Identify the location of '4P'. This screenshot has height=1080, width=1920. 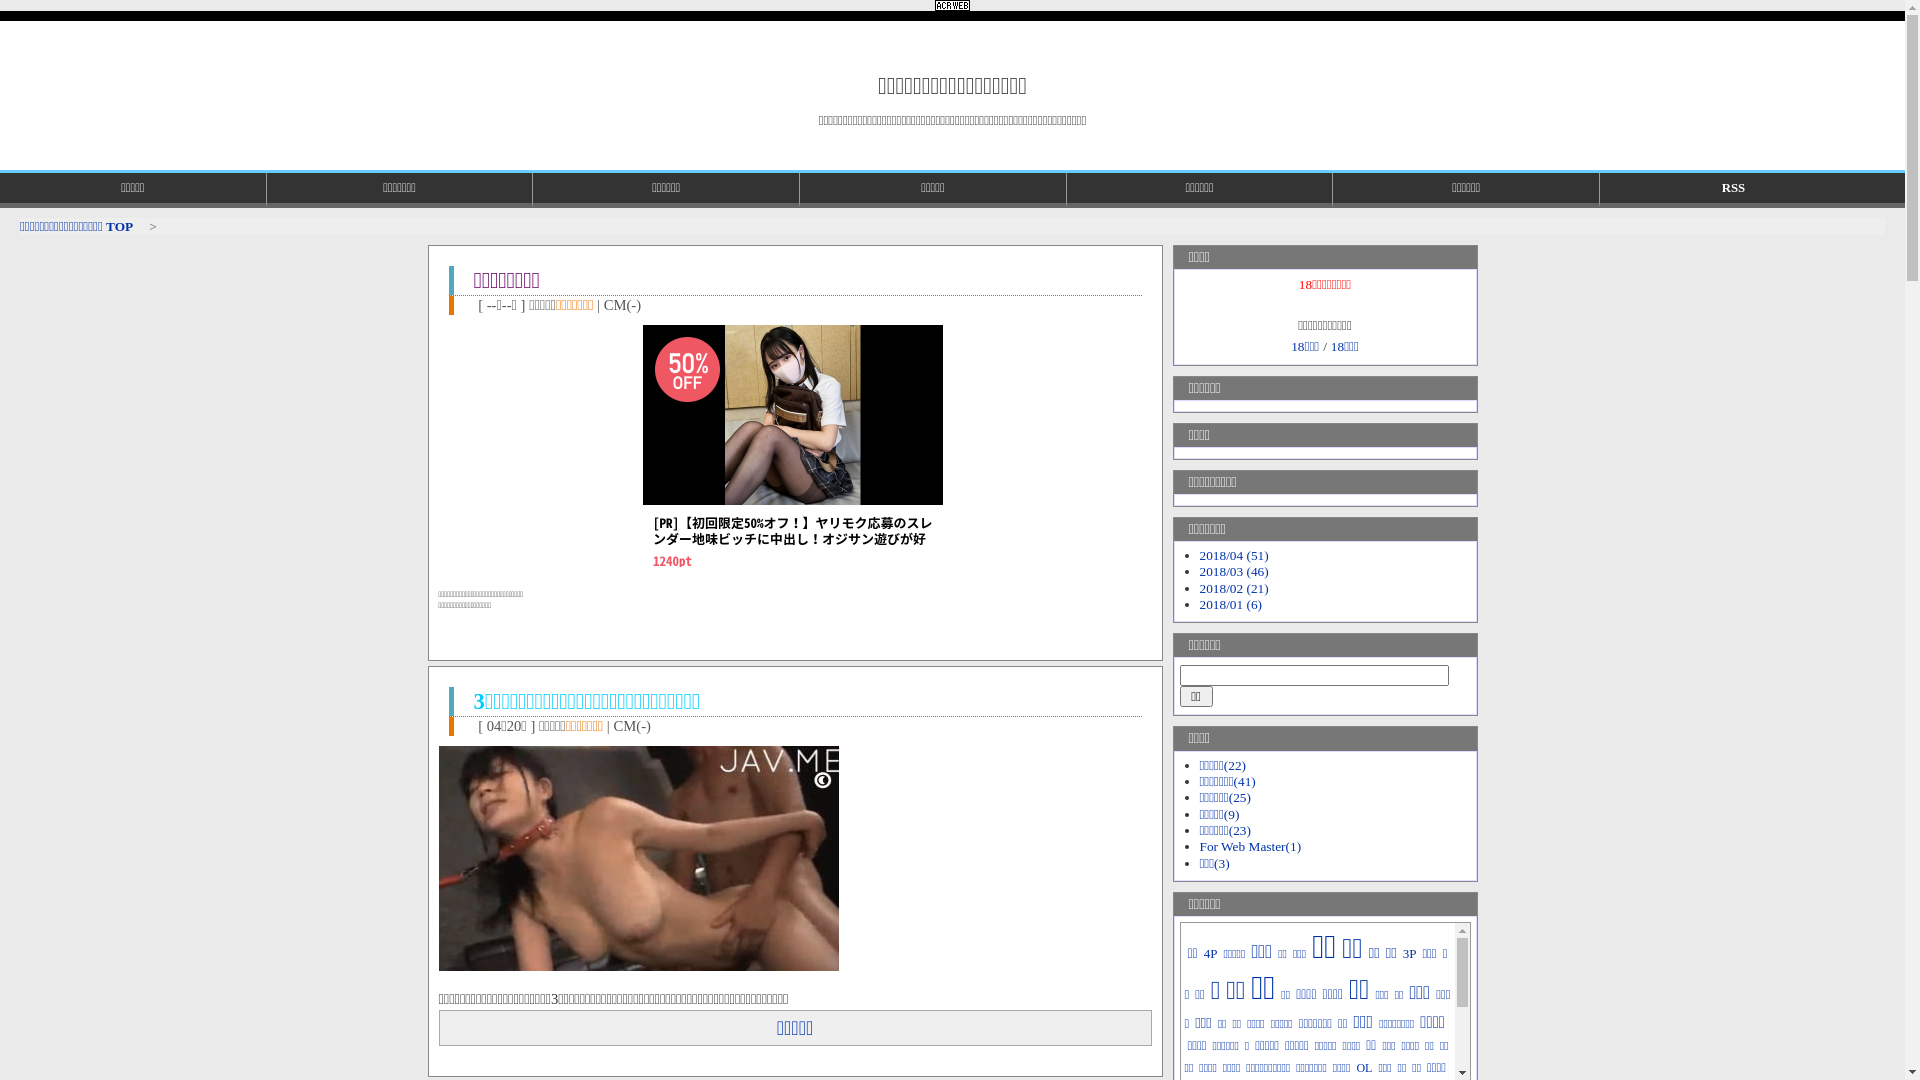
(1209, 952).